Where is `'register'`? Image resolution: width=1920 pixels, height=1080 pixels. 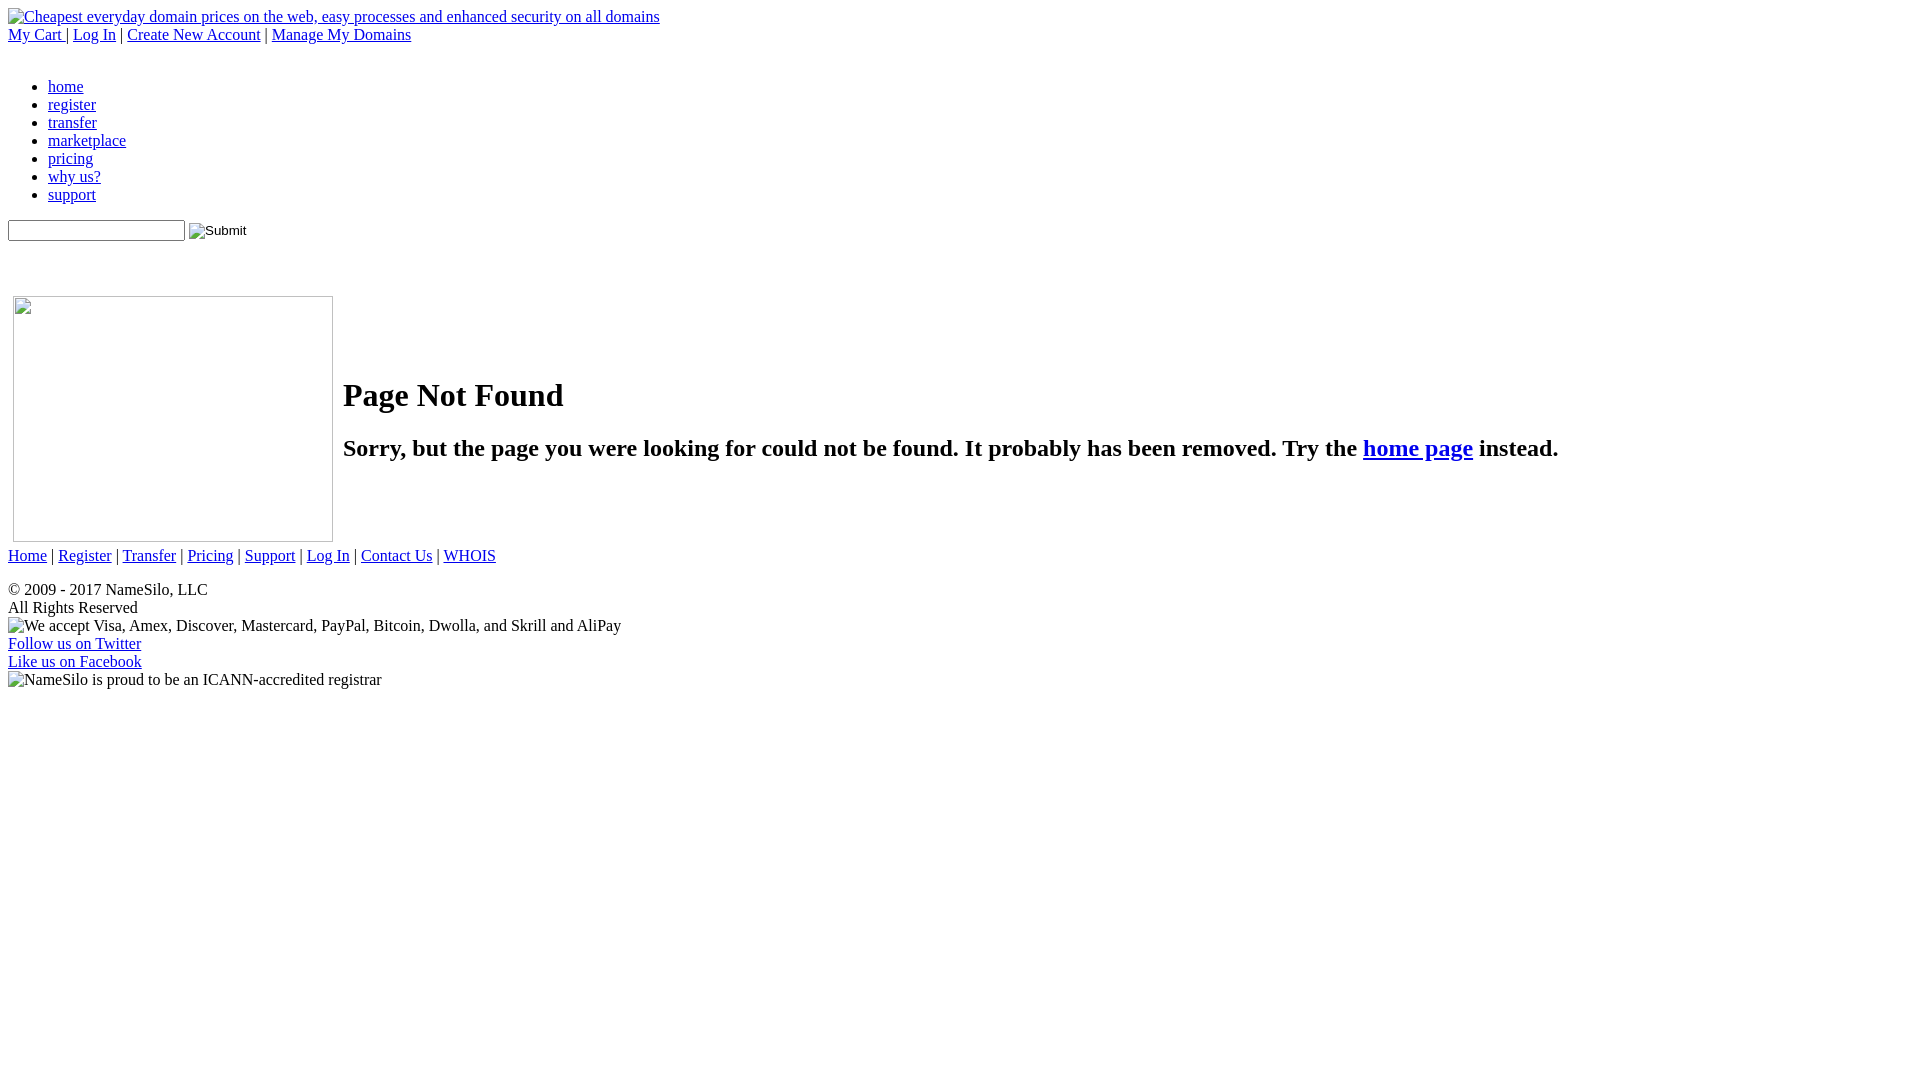
'register' is located at coordinates (72, 104).